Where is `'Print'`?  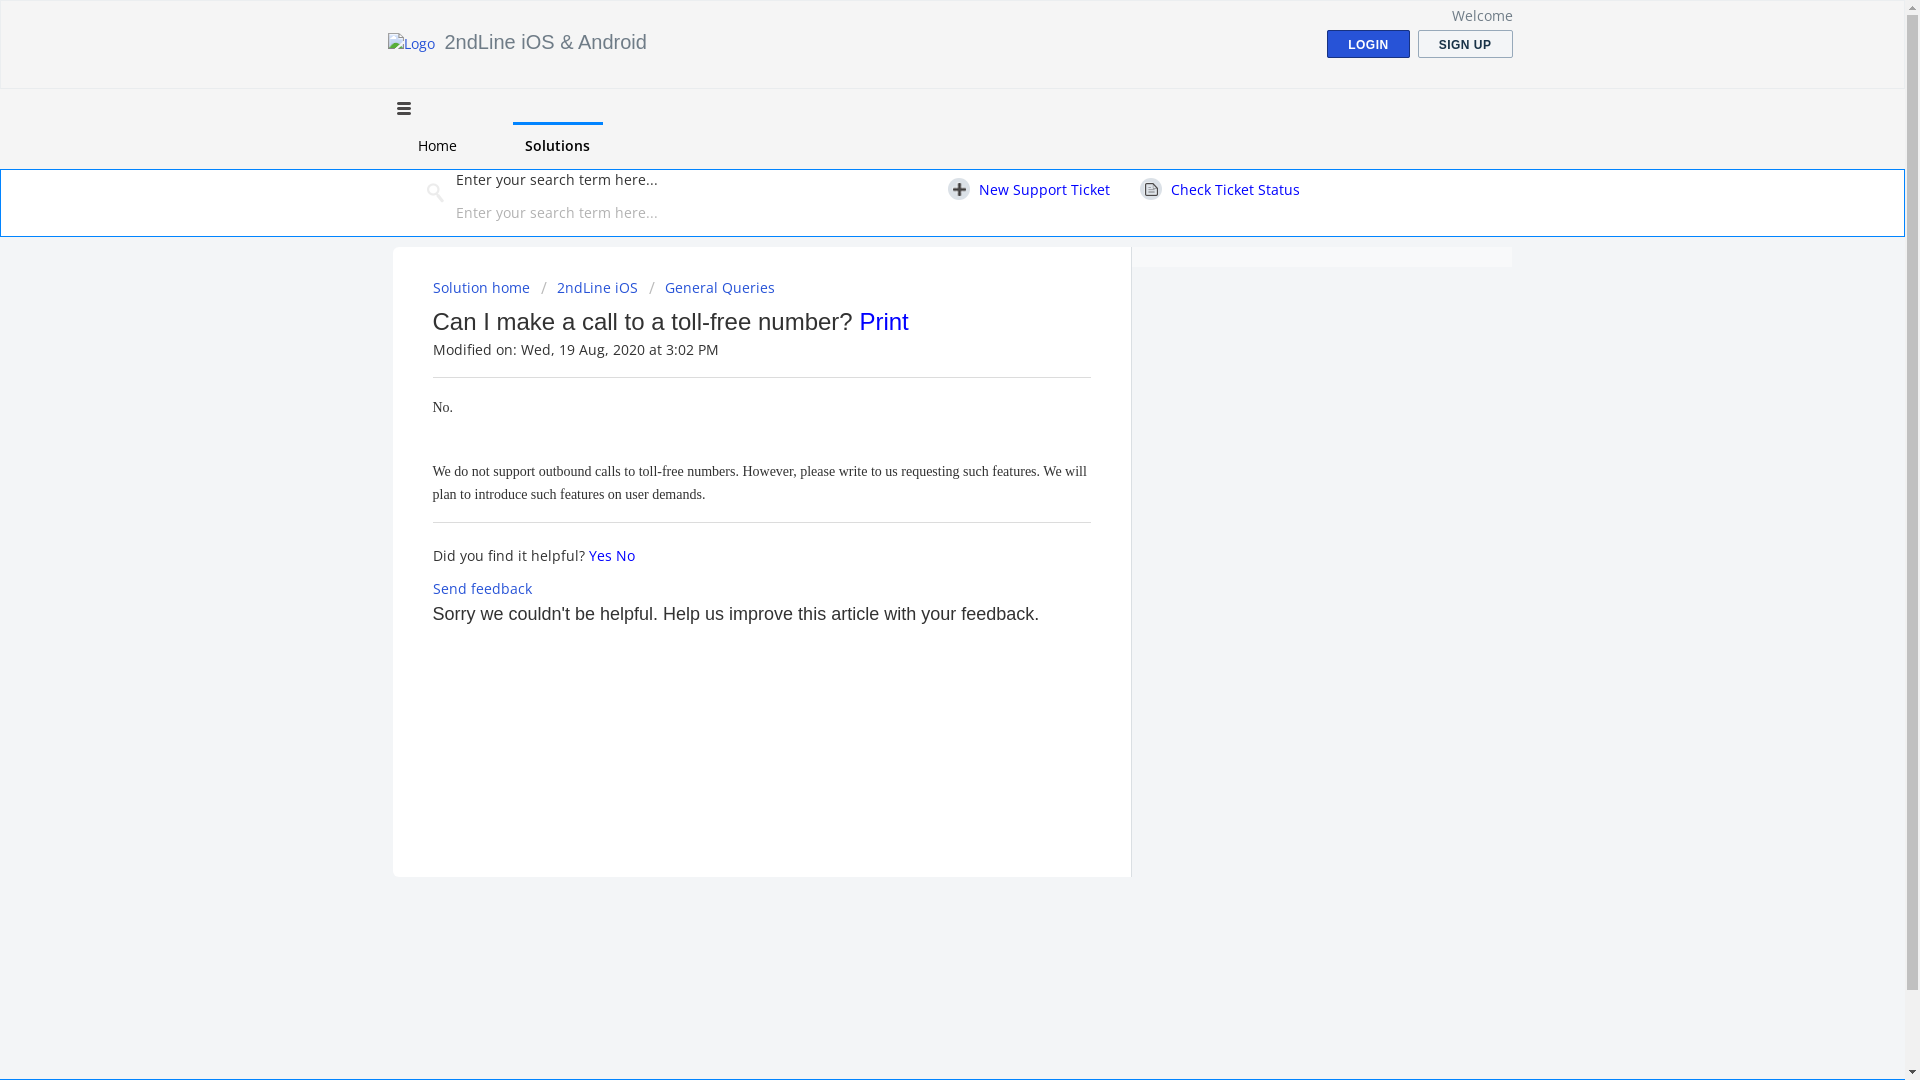 'Print' is located at coordinates (882, 320).